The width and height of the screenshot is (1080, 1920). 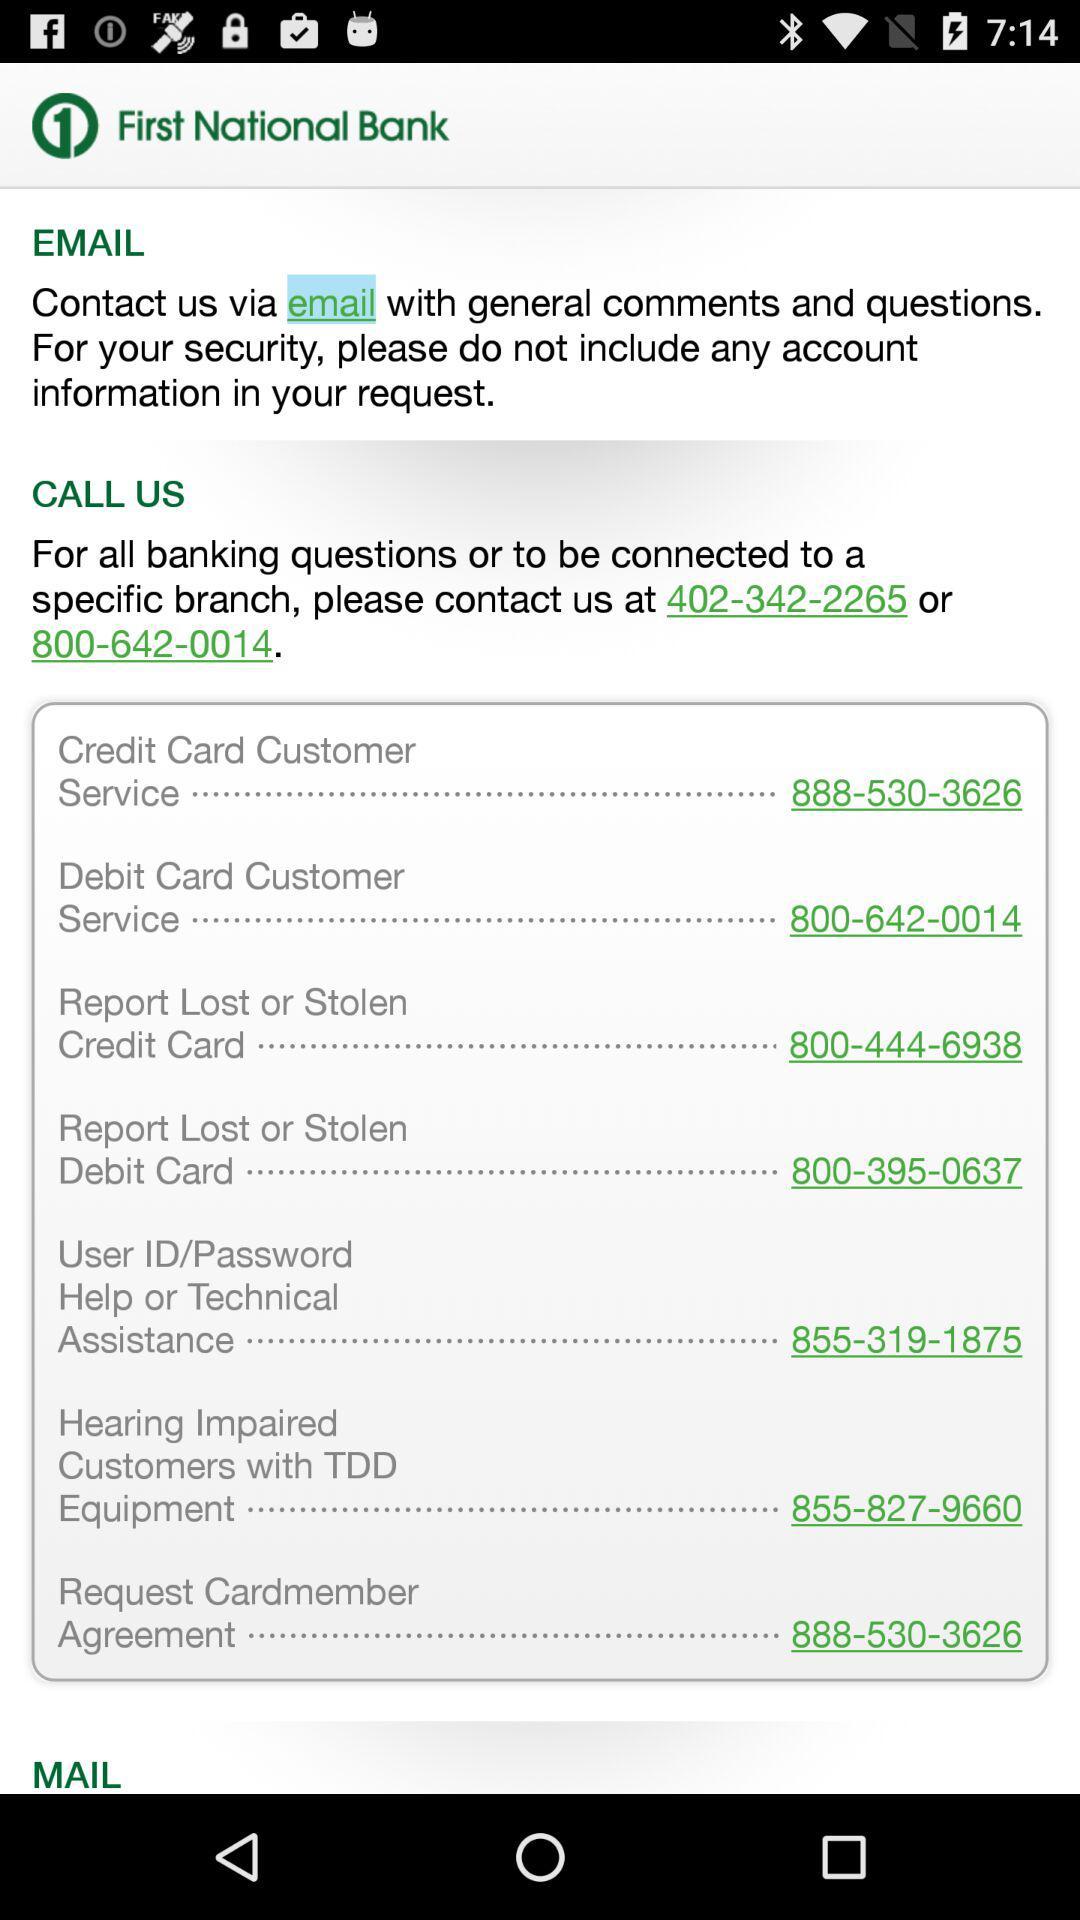 I want to click on the item above hearing impaired customers, so click(x=900, y=1298).